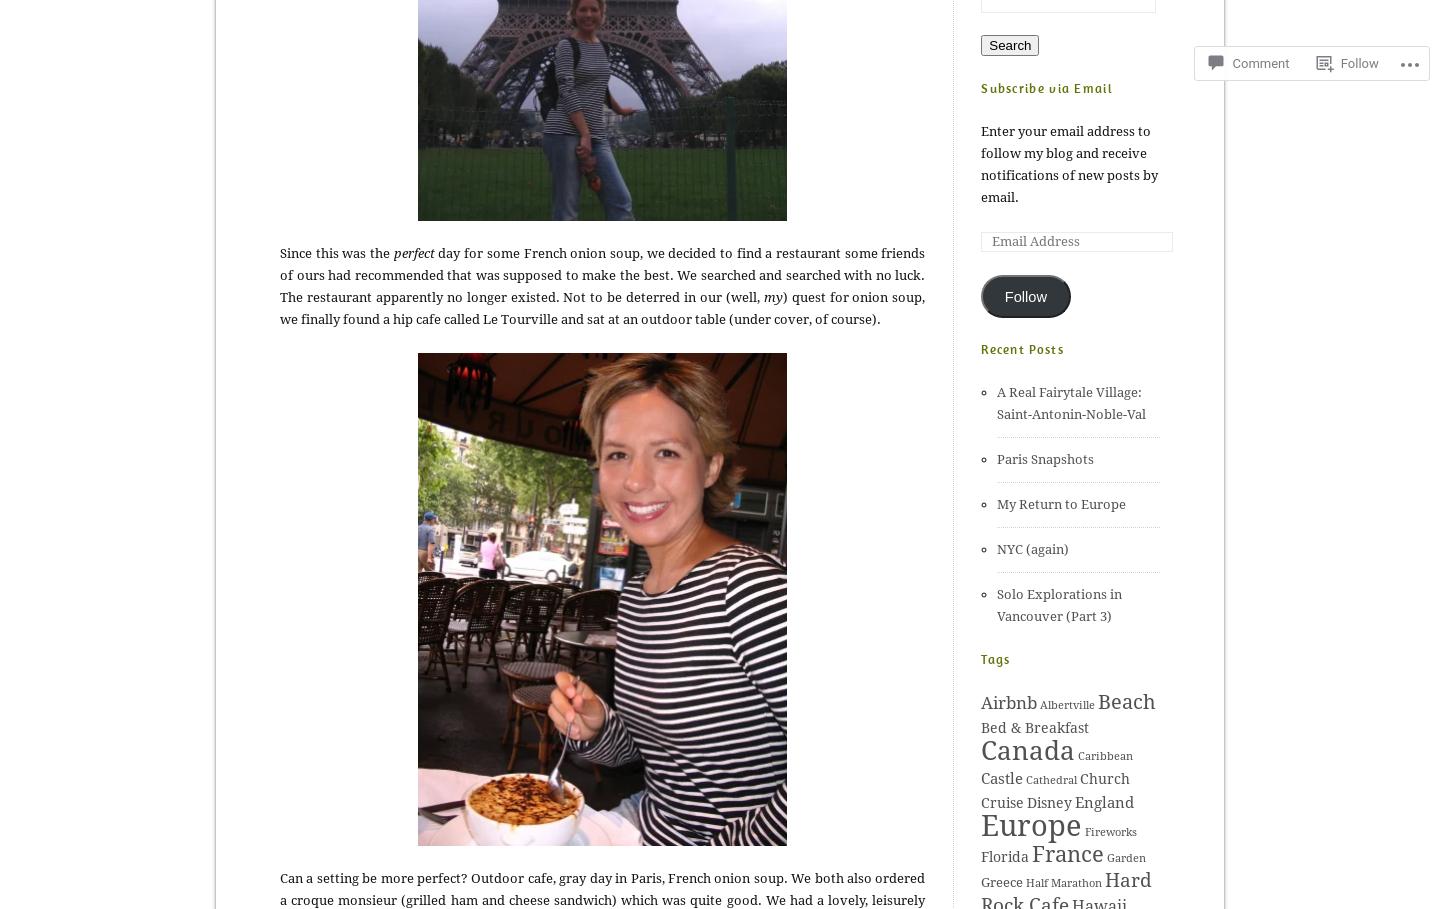  Describe the element at coordinates (1125, 857) in the screenshot. I see `'Garden'` at that location.